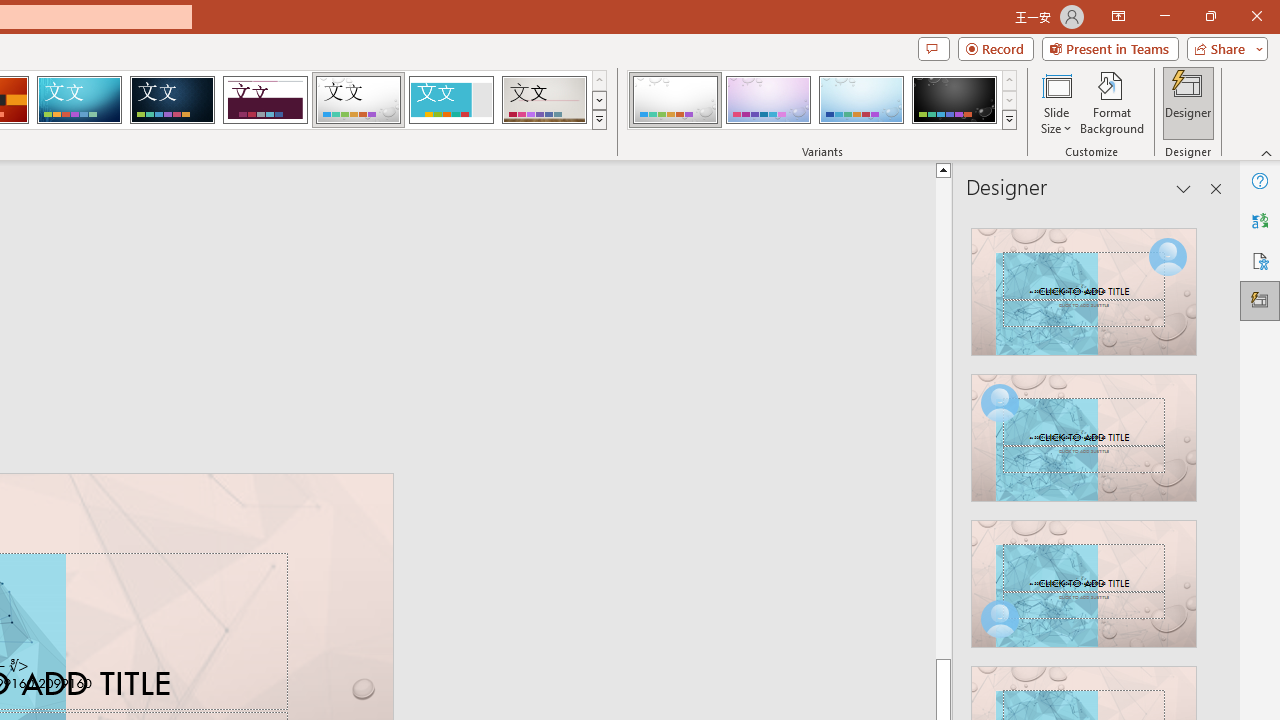  What do you see at coordinates (79, 100) in the screenshot?
I see `'Circuit'` at bounding box center [79, 100].